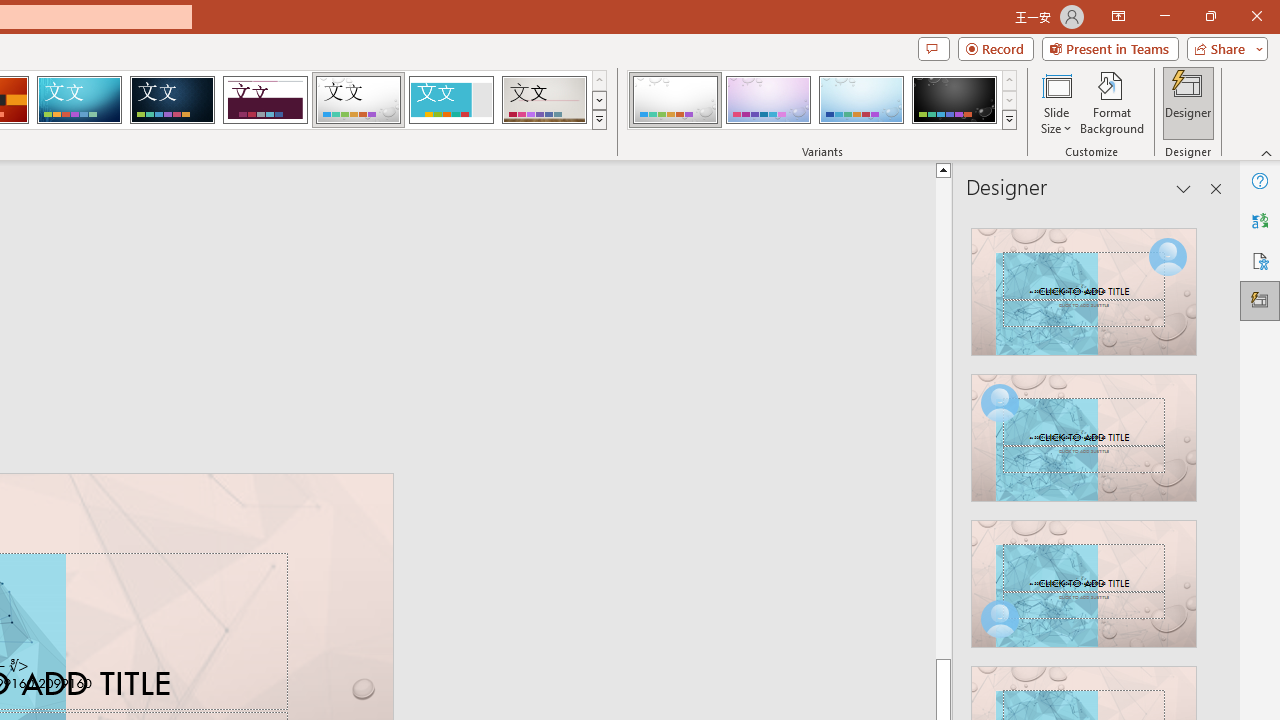  What do you see at coordinates (79, 100) in the screenshot?
I see `'Circuit'` at bounding box center [79, 100].